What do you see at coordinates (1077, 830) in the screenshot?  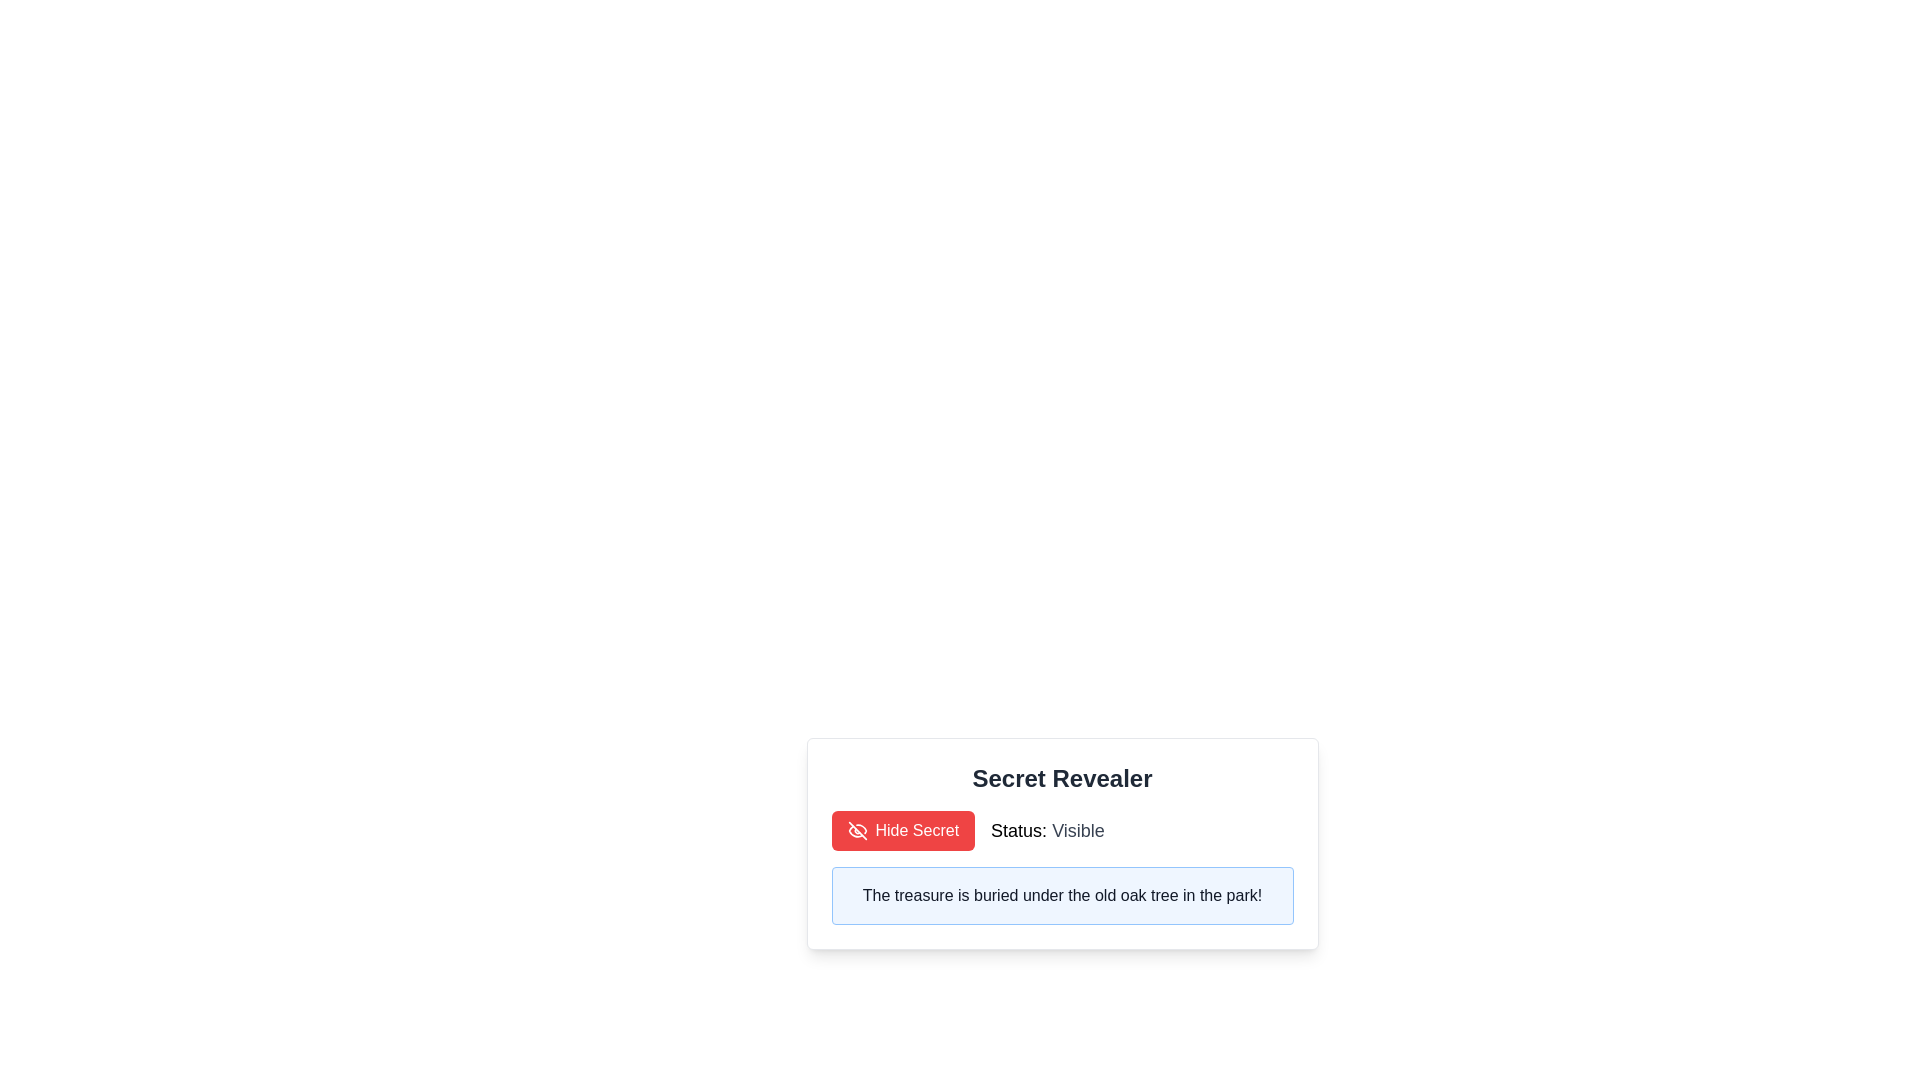 I see `the text label displaying 'Visible', which is aligned to the right of 'Status:' and is part of a status update grouping` at bounding box center [1077, 830].